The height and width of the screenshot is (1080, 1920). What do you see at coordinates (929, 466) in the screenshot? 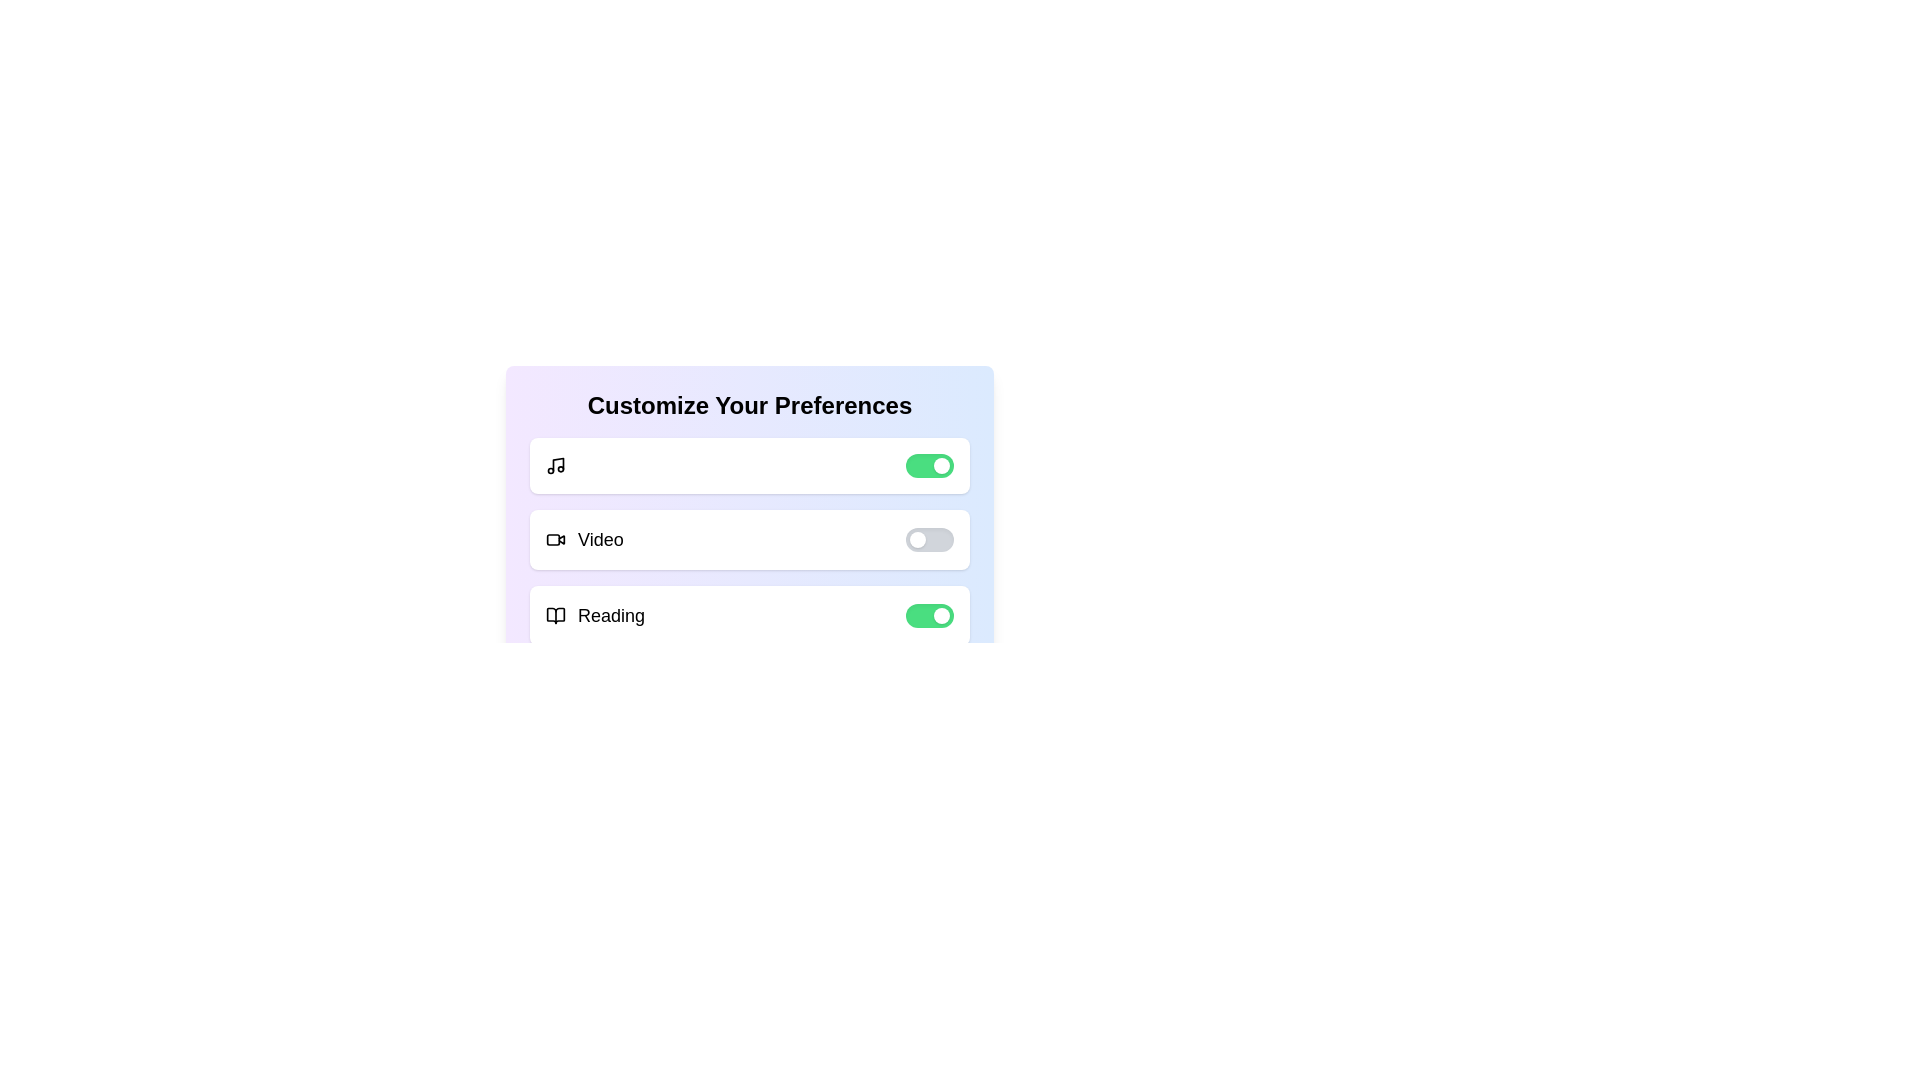
I see `the toggle switch associated with the Music option` at bounding box center [929, 466].